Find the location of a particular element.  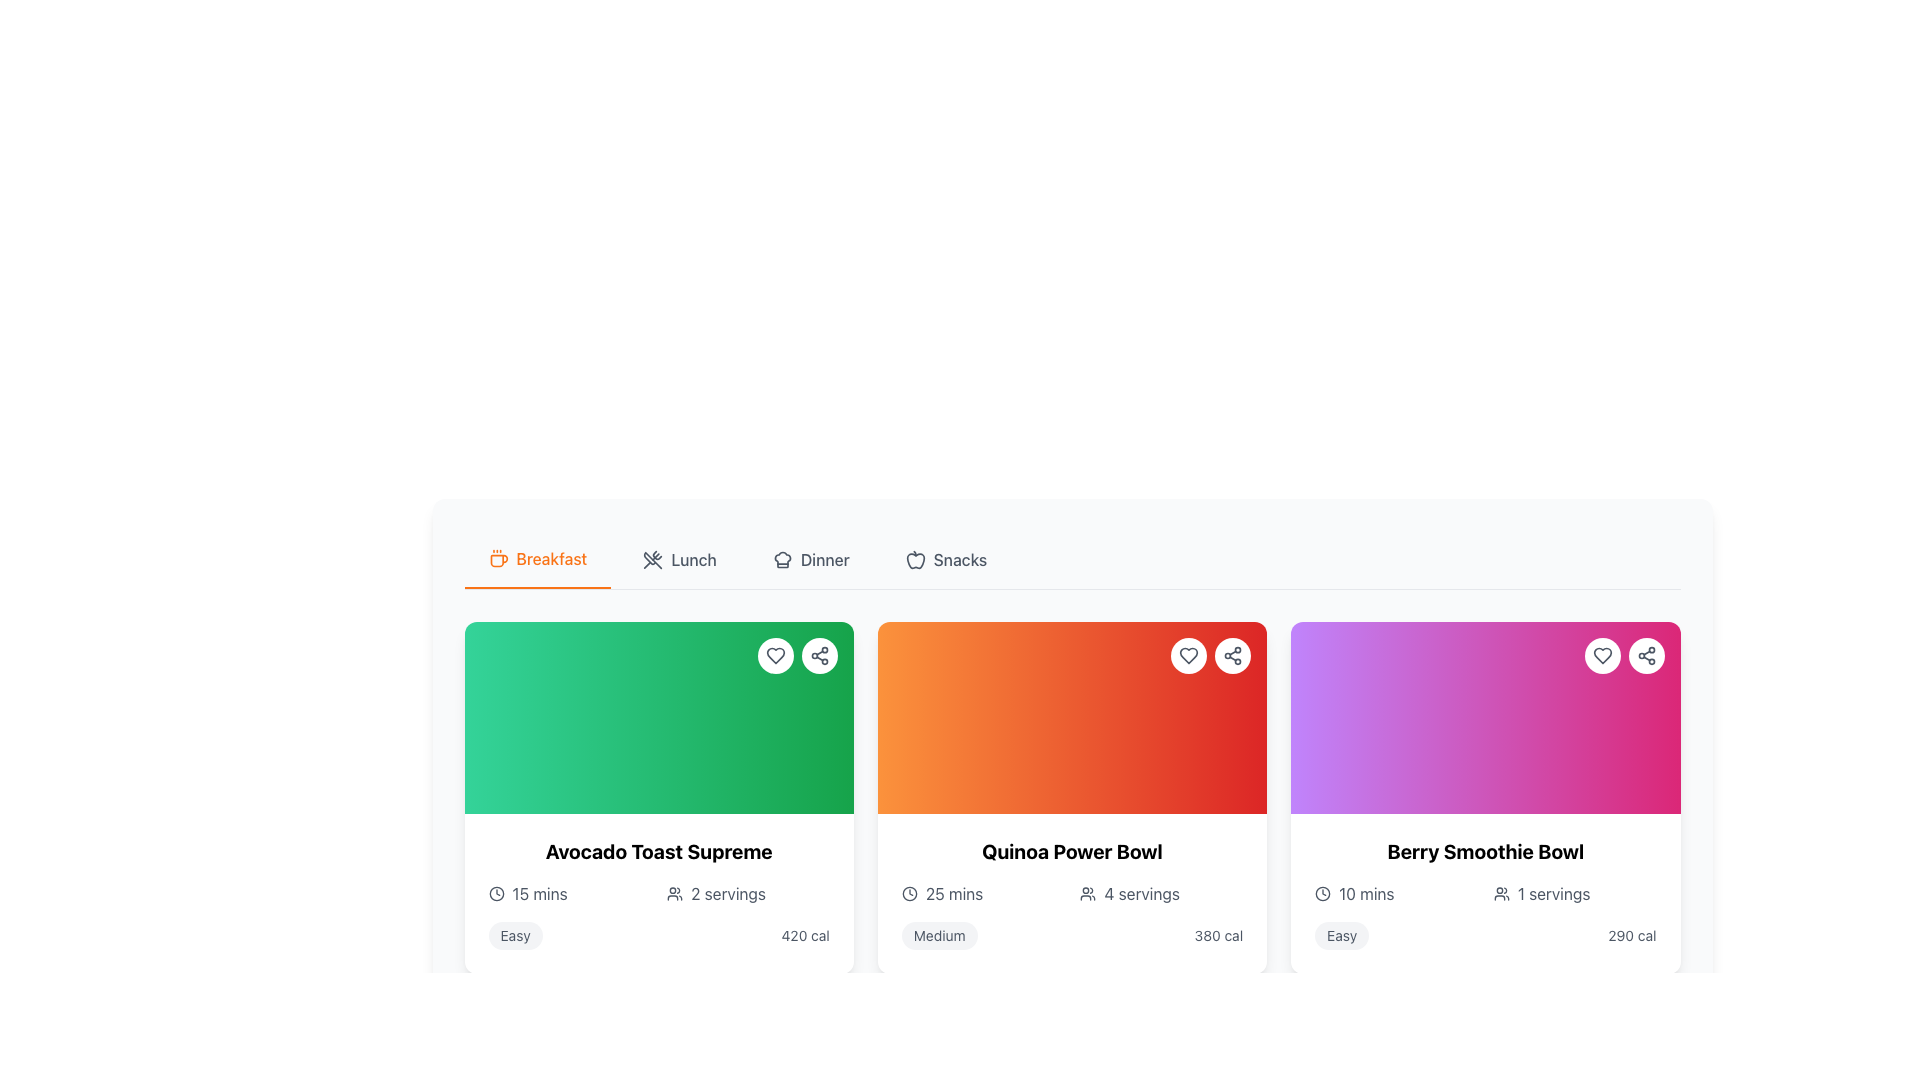

the heart icon to like the content on the card labeled 'Avocado Toast Supreme', located in the top-right corner of the green panel is located at coordinates (796, 655).